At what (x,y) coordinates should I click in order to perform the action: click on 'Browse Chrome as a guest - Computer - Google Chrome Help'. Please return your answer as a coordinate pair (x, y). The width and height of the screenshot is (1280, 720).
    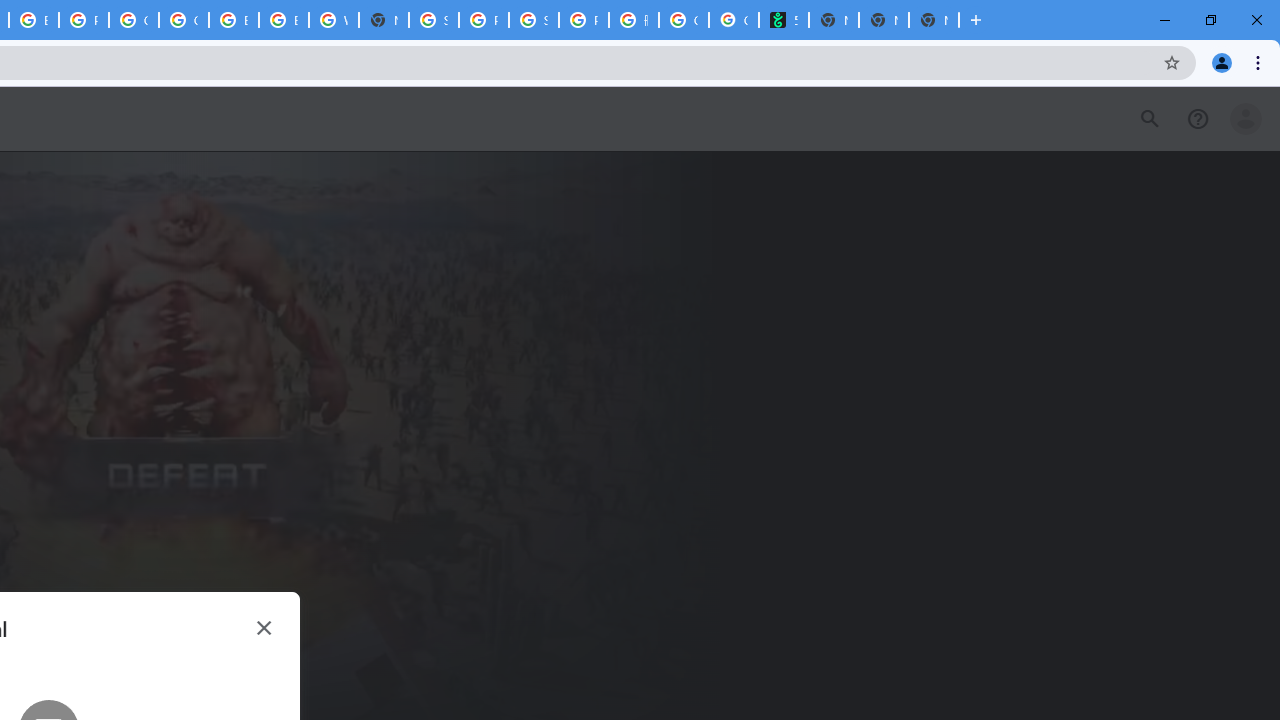
    Looking at the image, I should click on (233, 20).